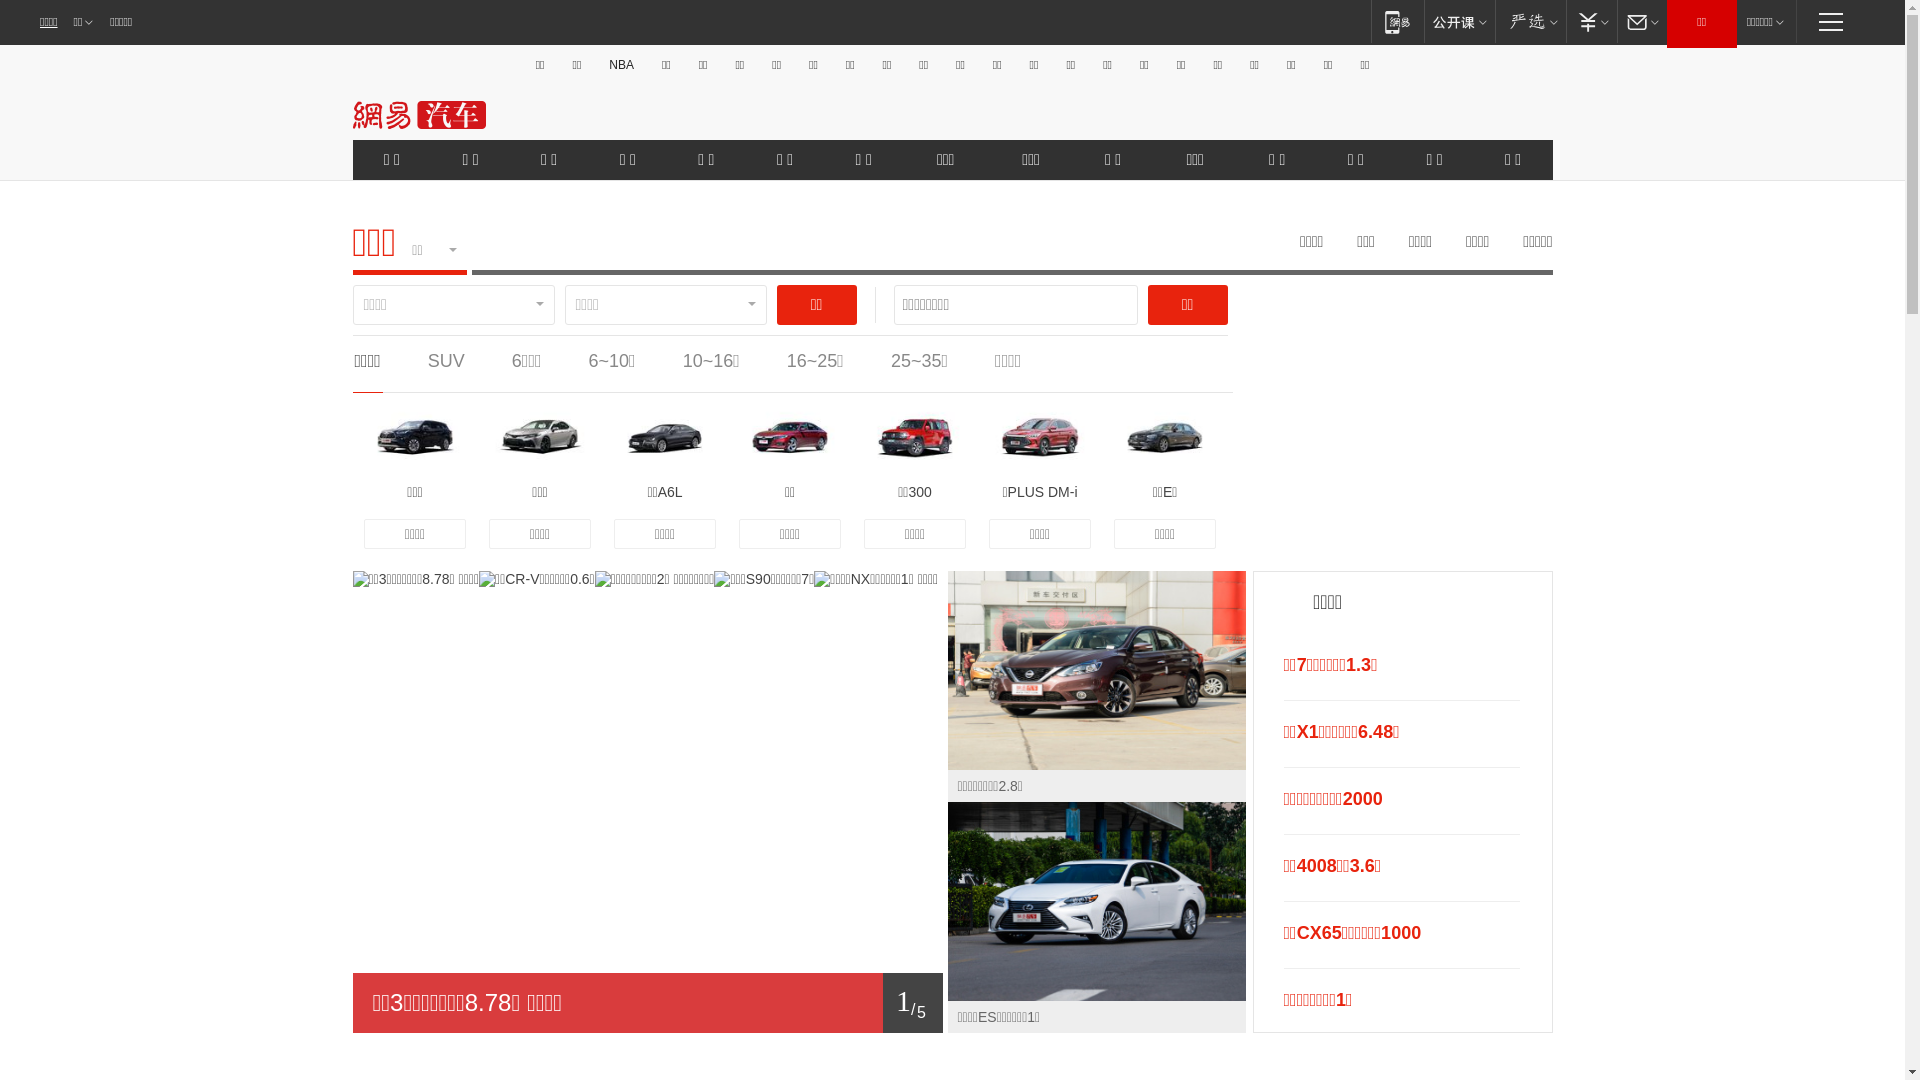 The width and height of the screenshot is (1920, 1080). I want to click on 'SUV', so click(445, 361).